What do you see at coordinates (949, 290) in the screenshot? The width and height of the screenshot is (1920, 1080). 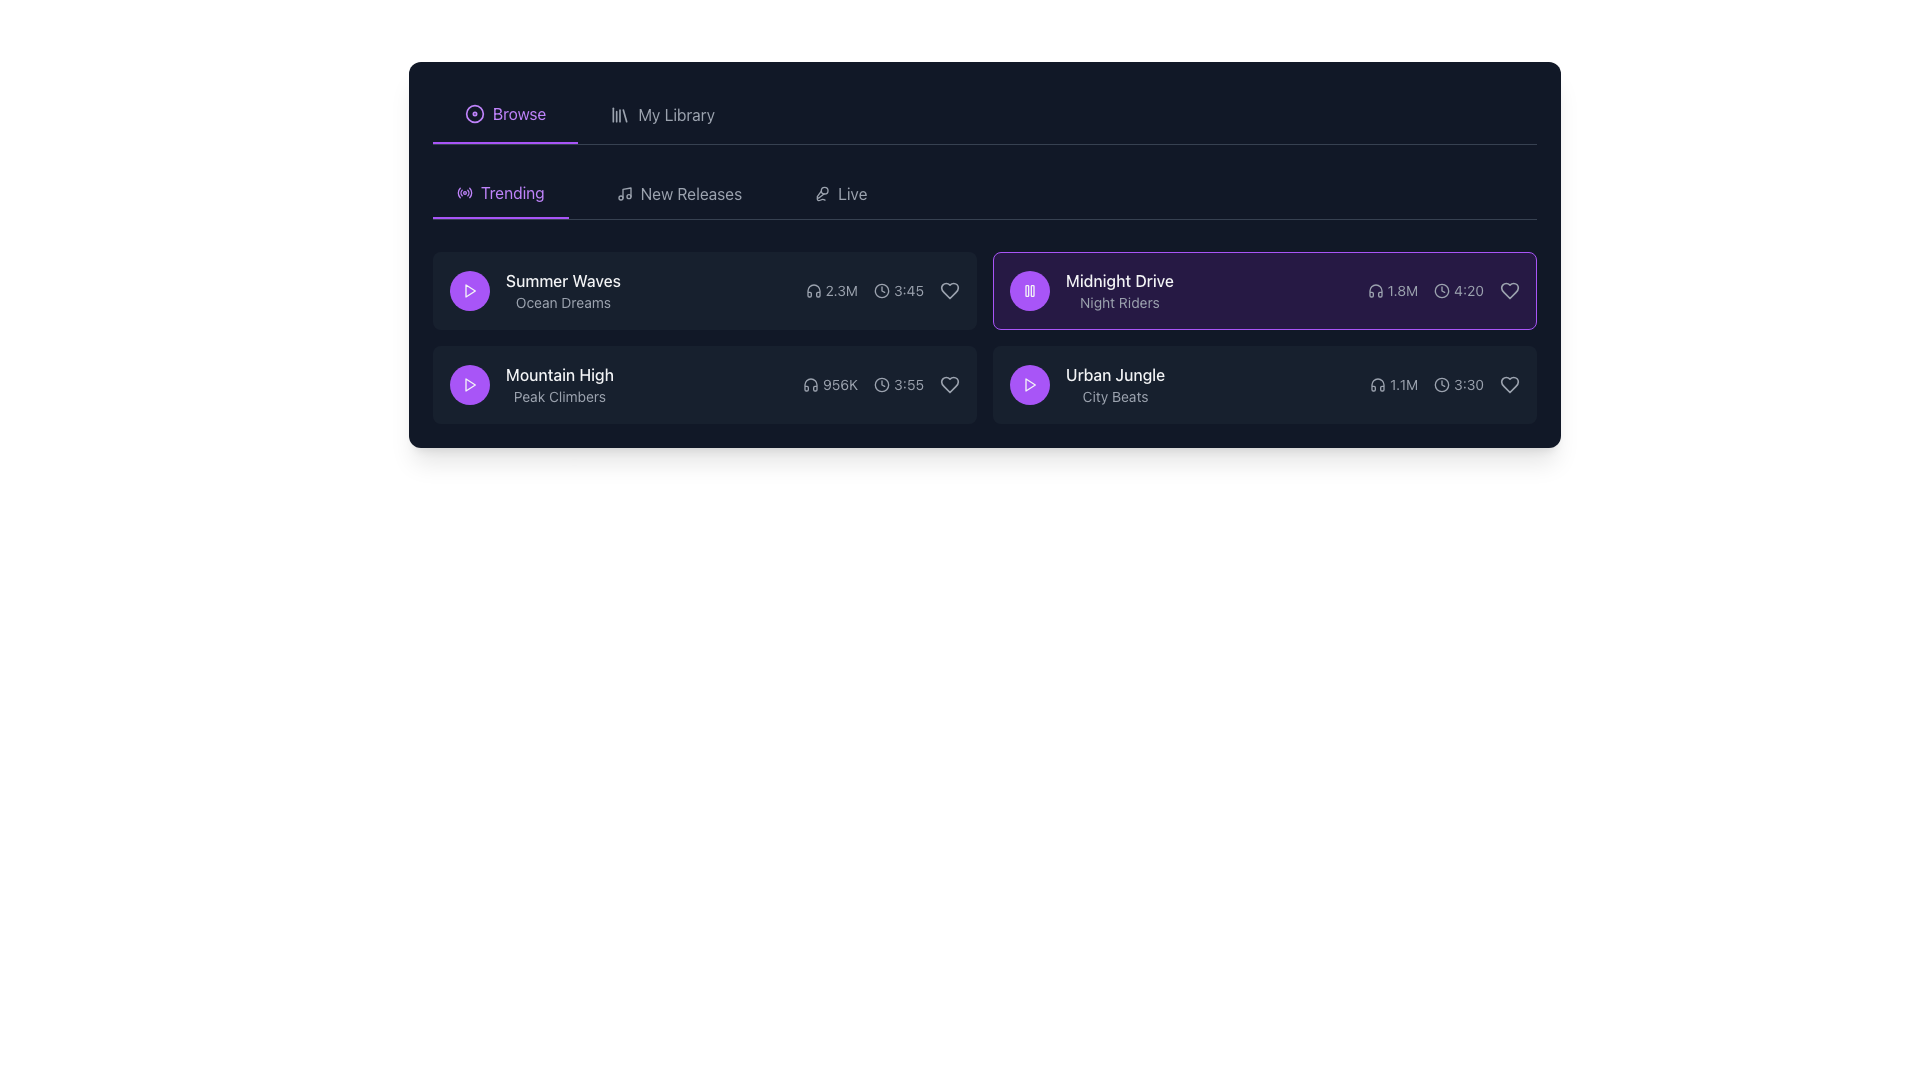 I see `the heart icon button at the far-right end of the row for the song 'Summer Waves' by 'Ocean Dreams'` at bounding box center [949, 290].